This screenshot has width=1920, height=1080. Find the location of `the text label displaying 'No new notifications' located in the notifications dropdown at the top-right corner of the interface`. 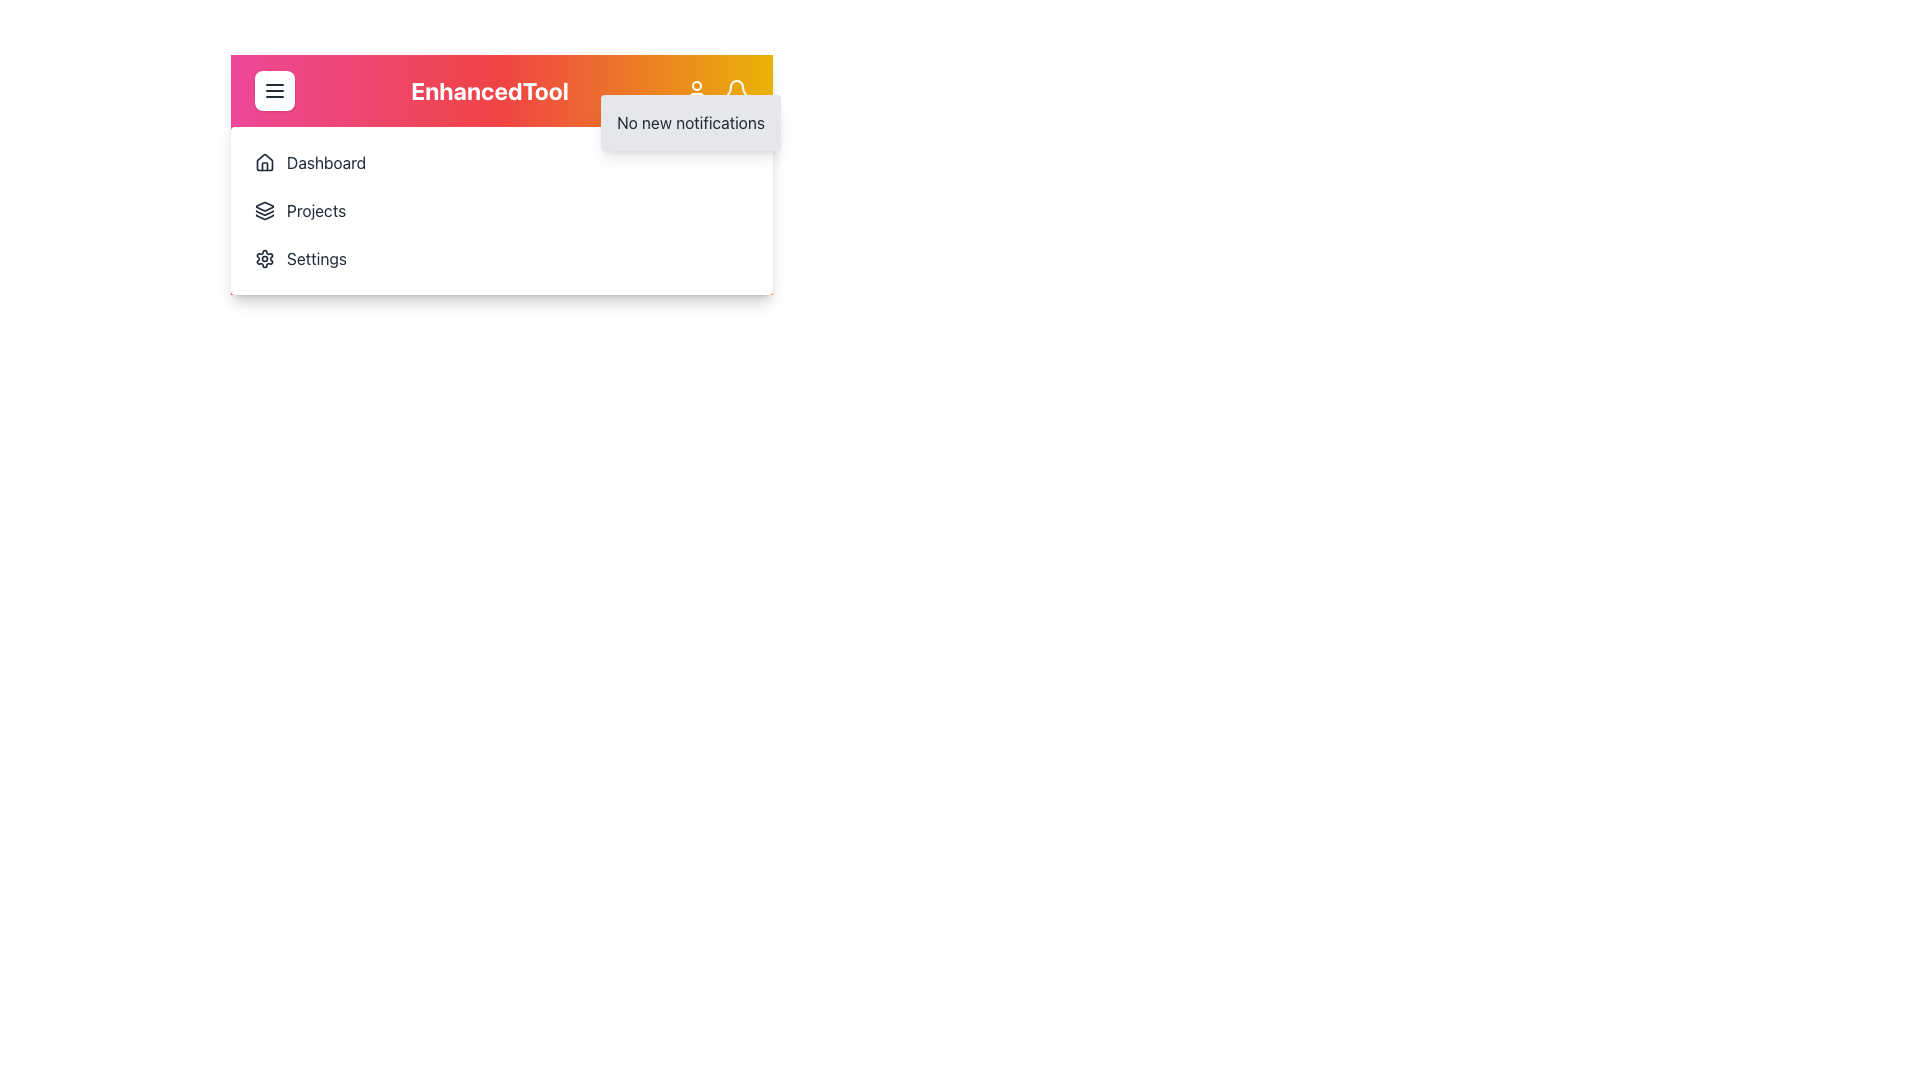

the text label displaying 'No new notifications' located in the notifications dropdown at the top-right corner of the interface is located at coordinates (691, 123).